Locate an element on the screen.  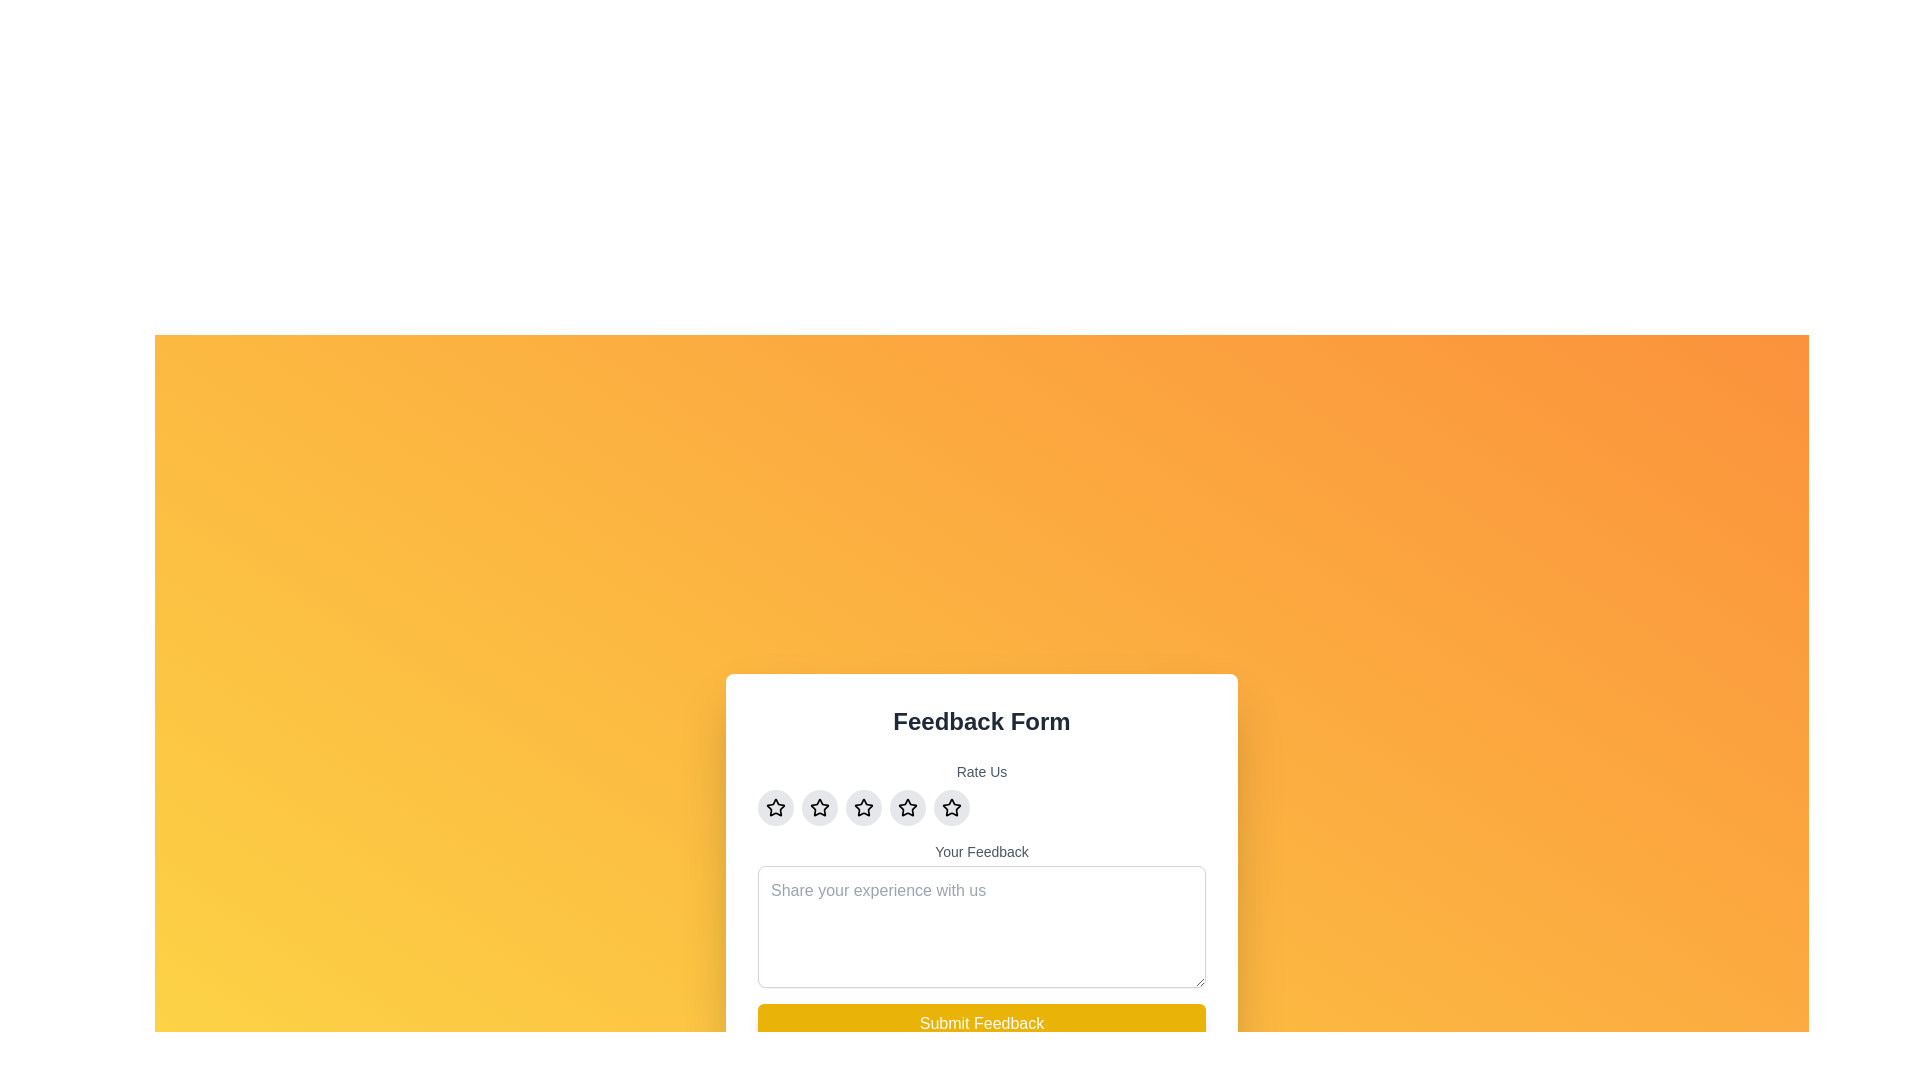
the Rating Component element containing five rounded buttons with star icons, located below the 'Rate Us' label for keyboard interaction is located at coordinates (982, 806).